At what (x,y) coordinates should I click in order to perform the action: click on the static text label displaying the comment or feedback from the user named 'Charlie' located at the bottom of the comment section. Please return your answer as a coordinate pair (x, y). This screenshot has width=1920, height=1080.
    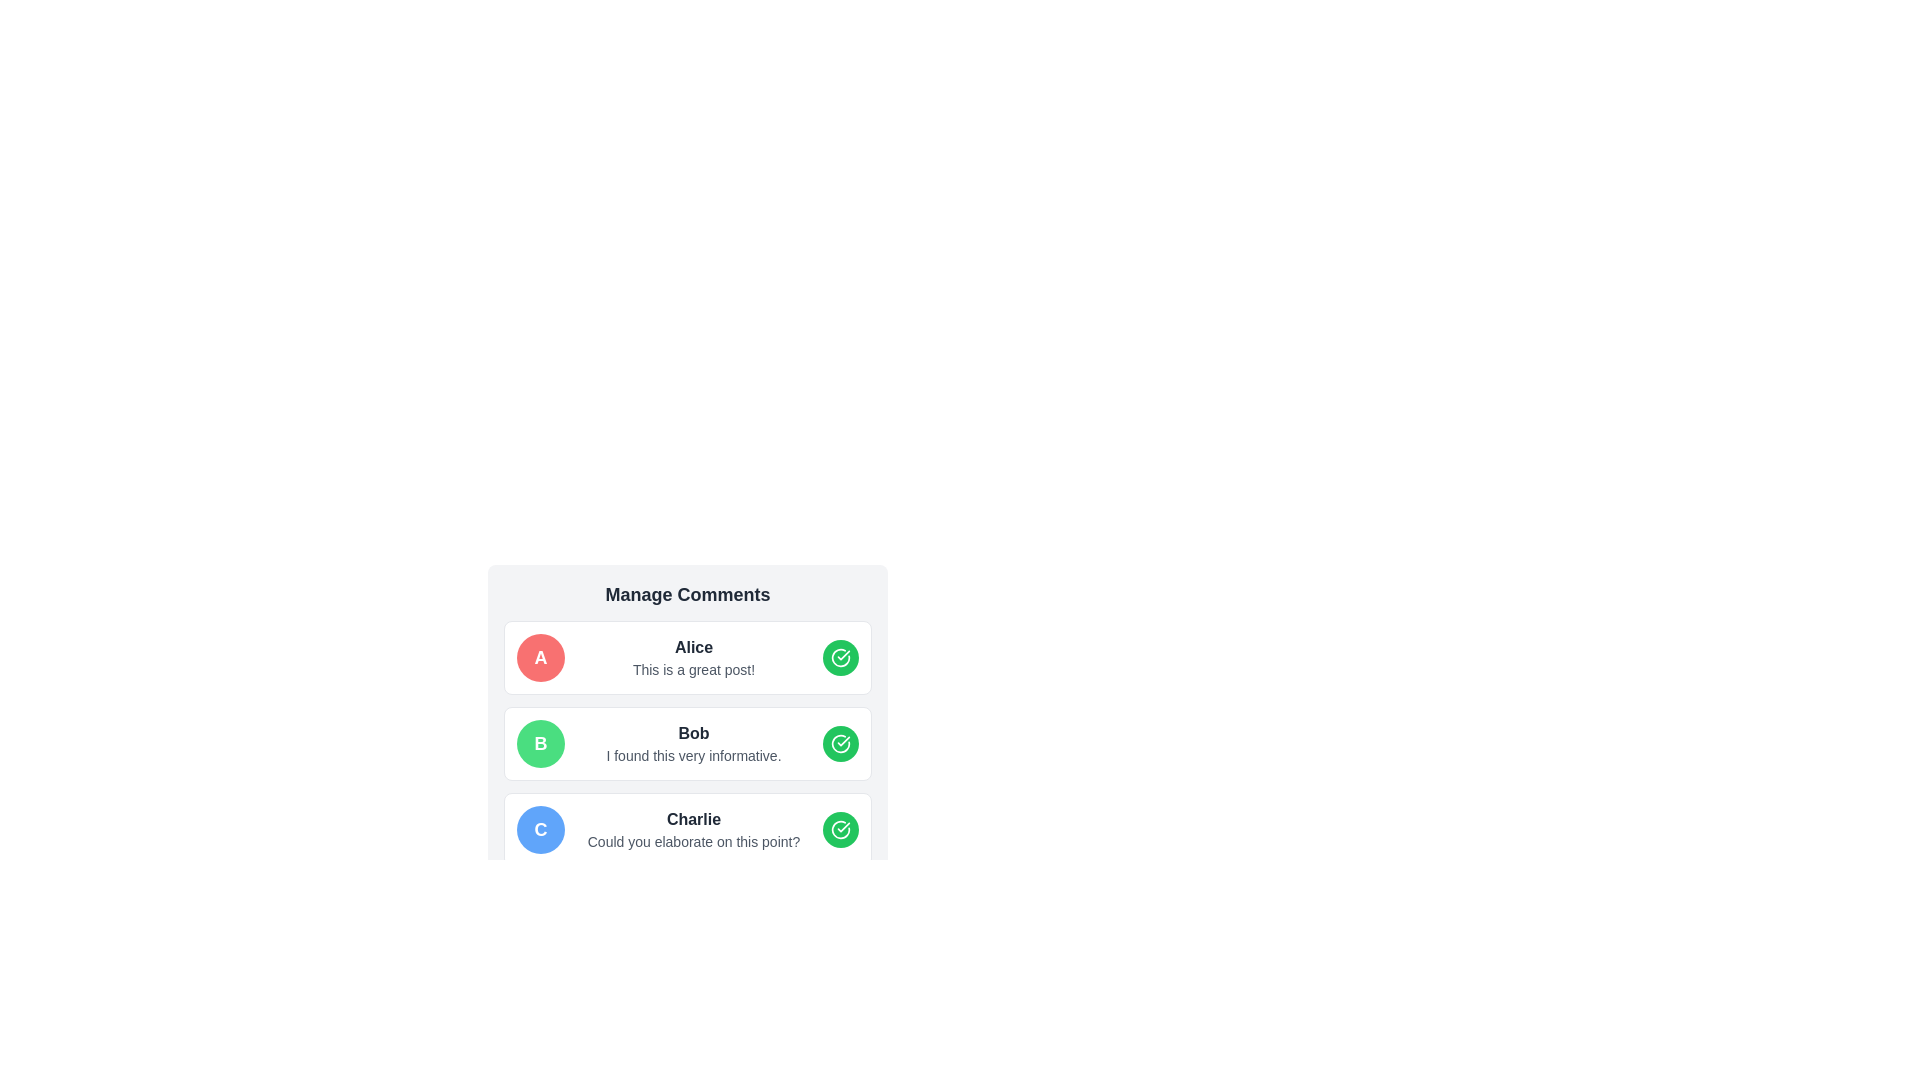
    Looking at the image, I should click on (694, 841).